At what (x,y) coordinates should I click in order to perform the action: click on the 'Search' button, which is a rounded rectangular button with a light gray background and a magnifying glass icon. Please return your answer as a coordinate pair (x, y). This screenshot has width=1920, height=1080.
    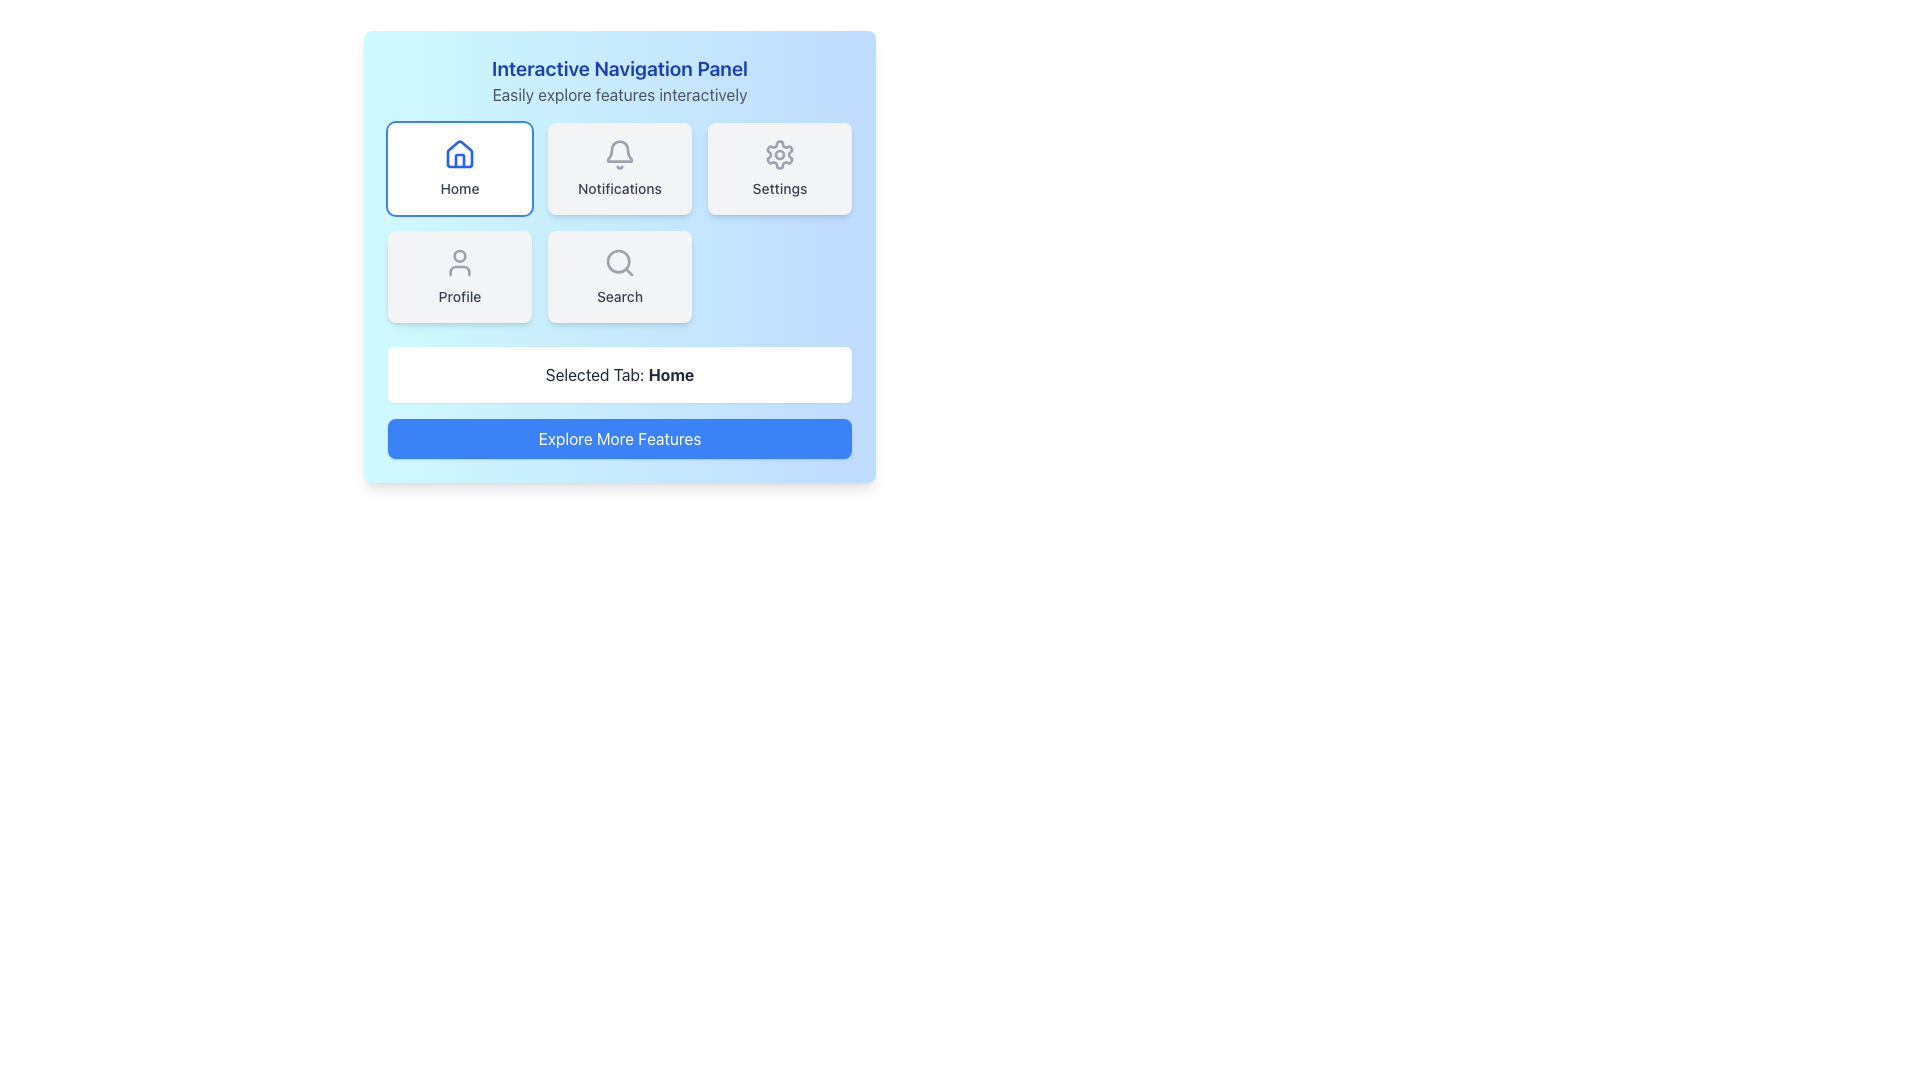
    Looking at the image, I should click on (618, 277).